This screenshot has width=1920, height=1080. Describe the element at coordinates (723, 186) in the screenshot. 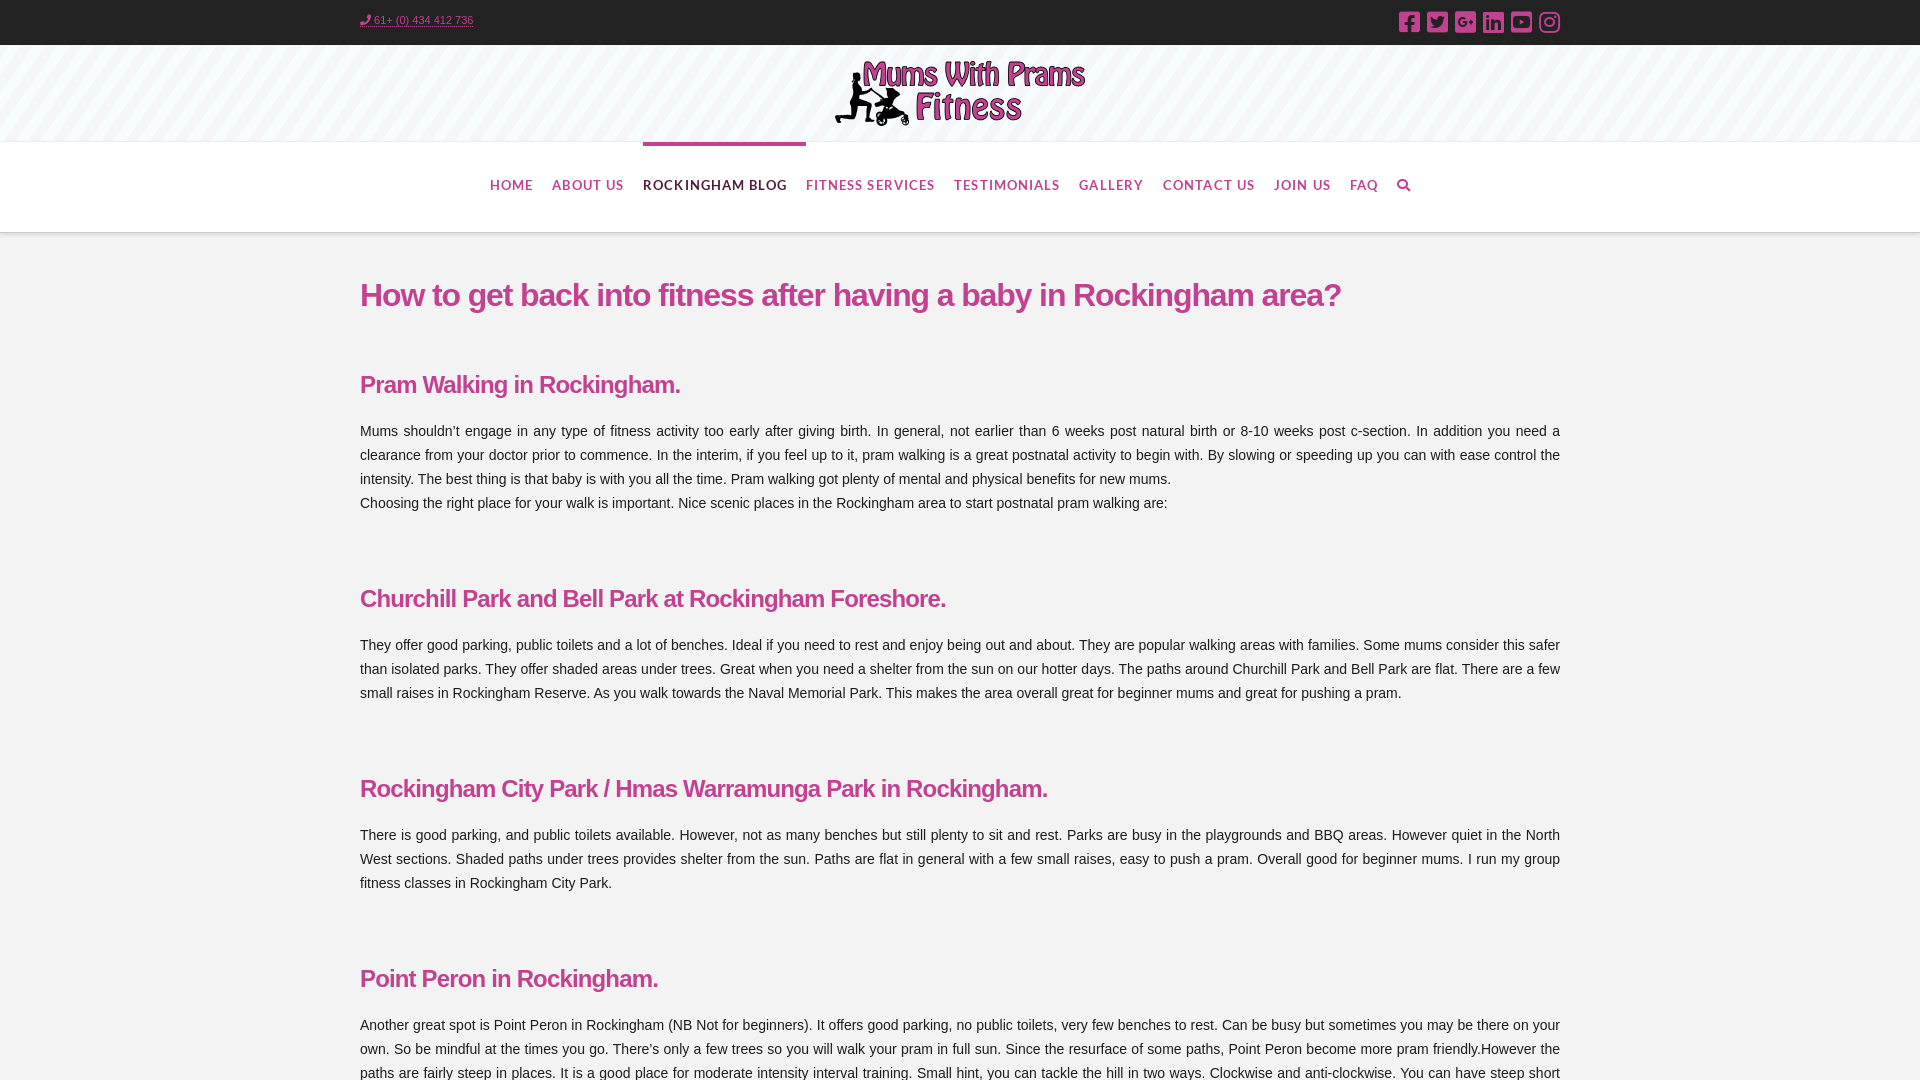

I see `'ROCKINGHAM BLOG'` at that location.